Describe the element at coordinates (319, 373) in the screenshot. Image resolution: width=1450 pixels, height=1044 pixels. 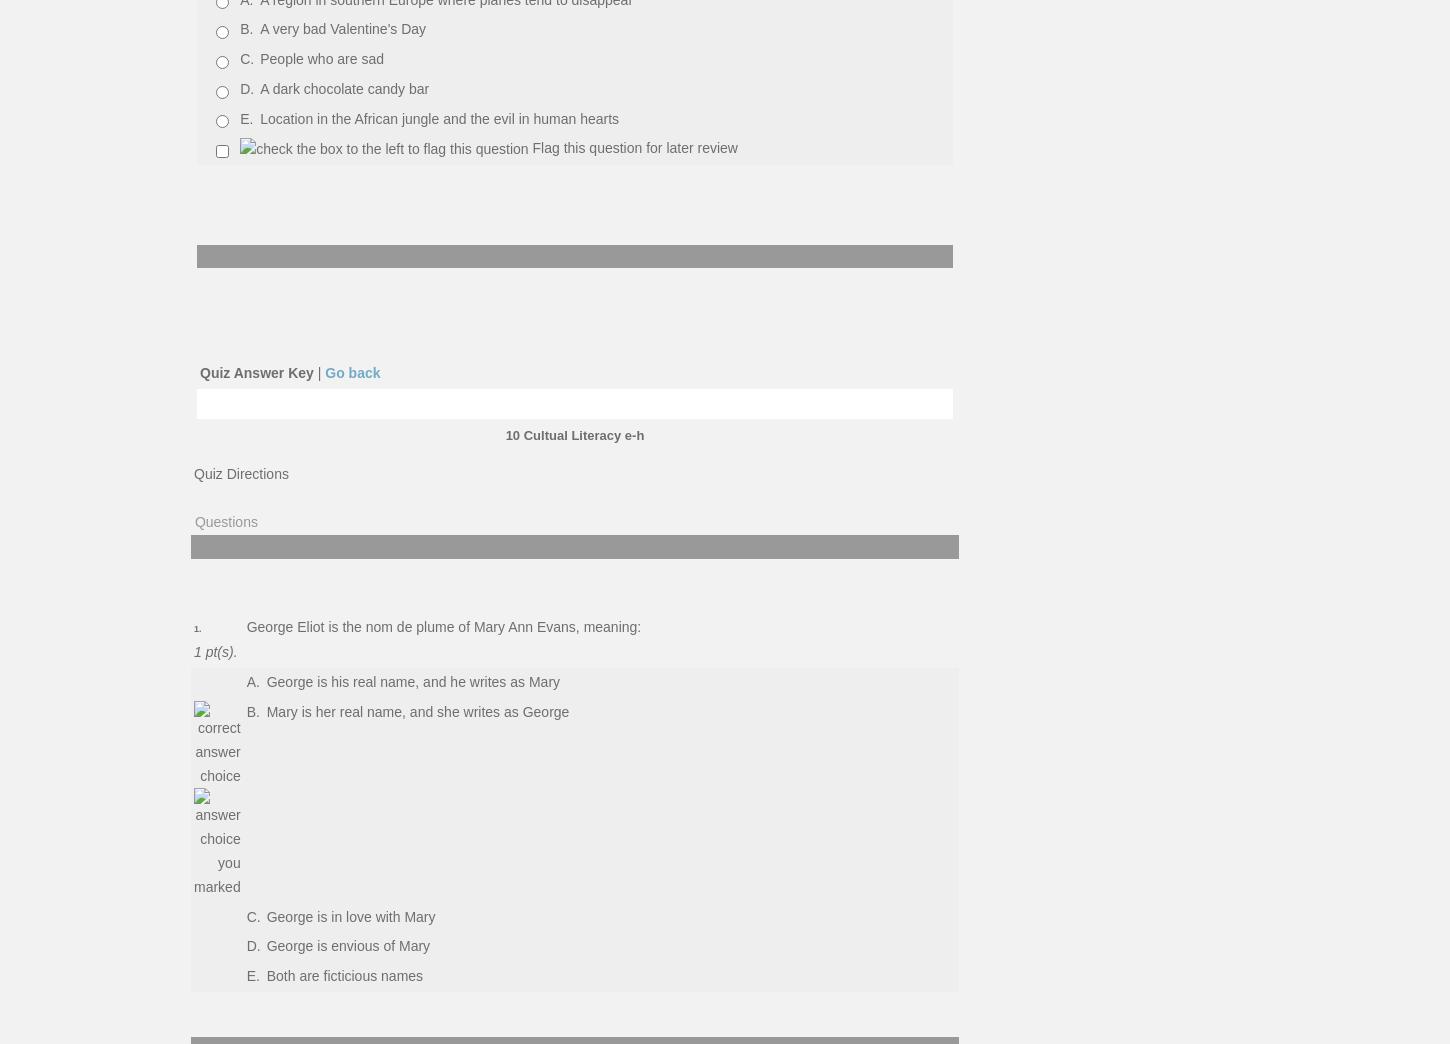
I see `'|'` at that location.